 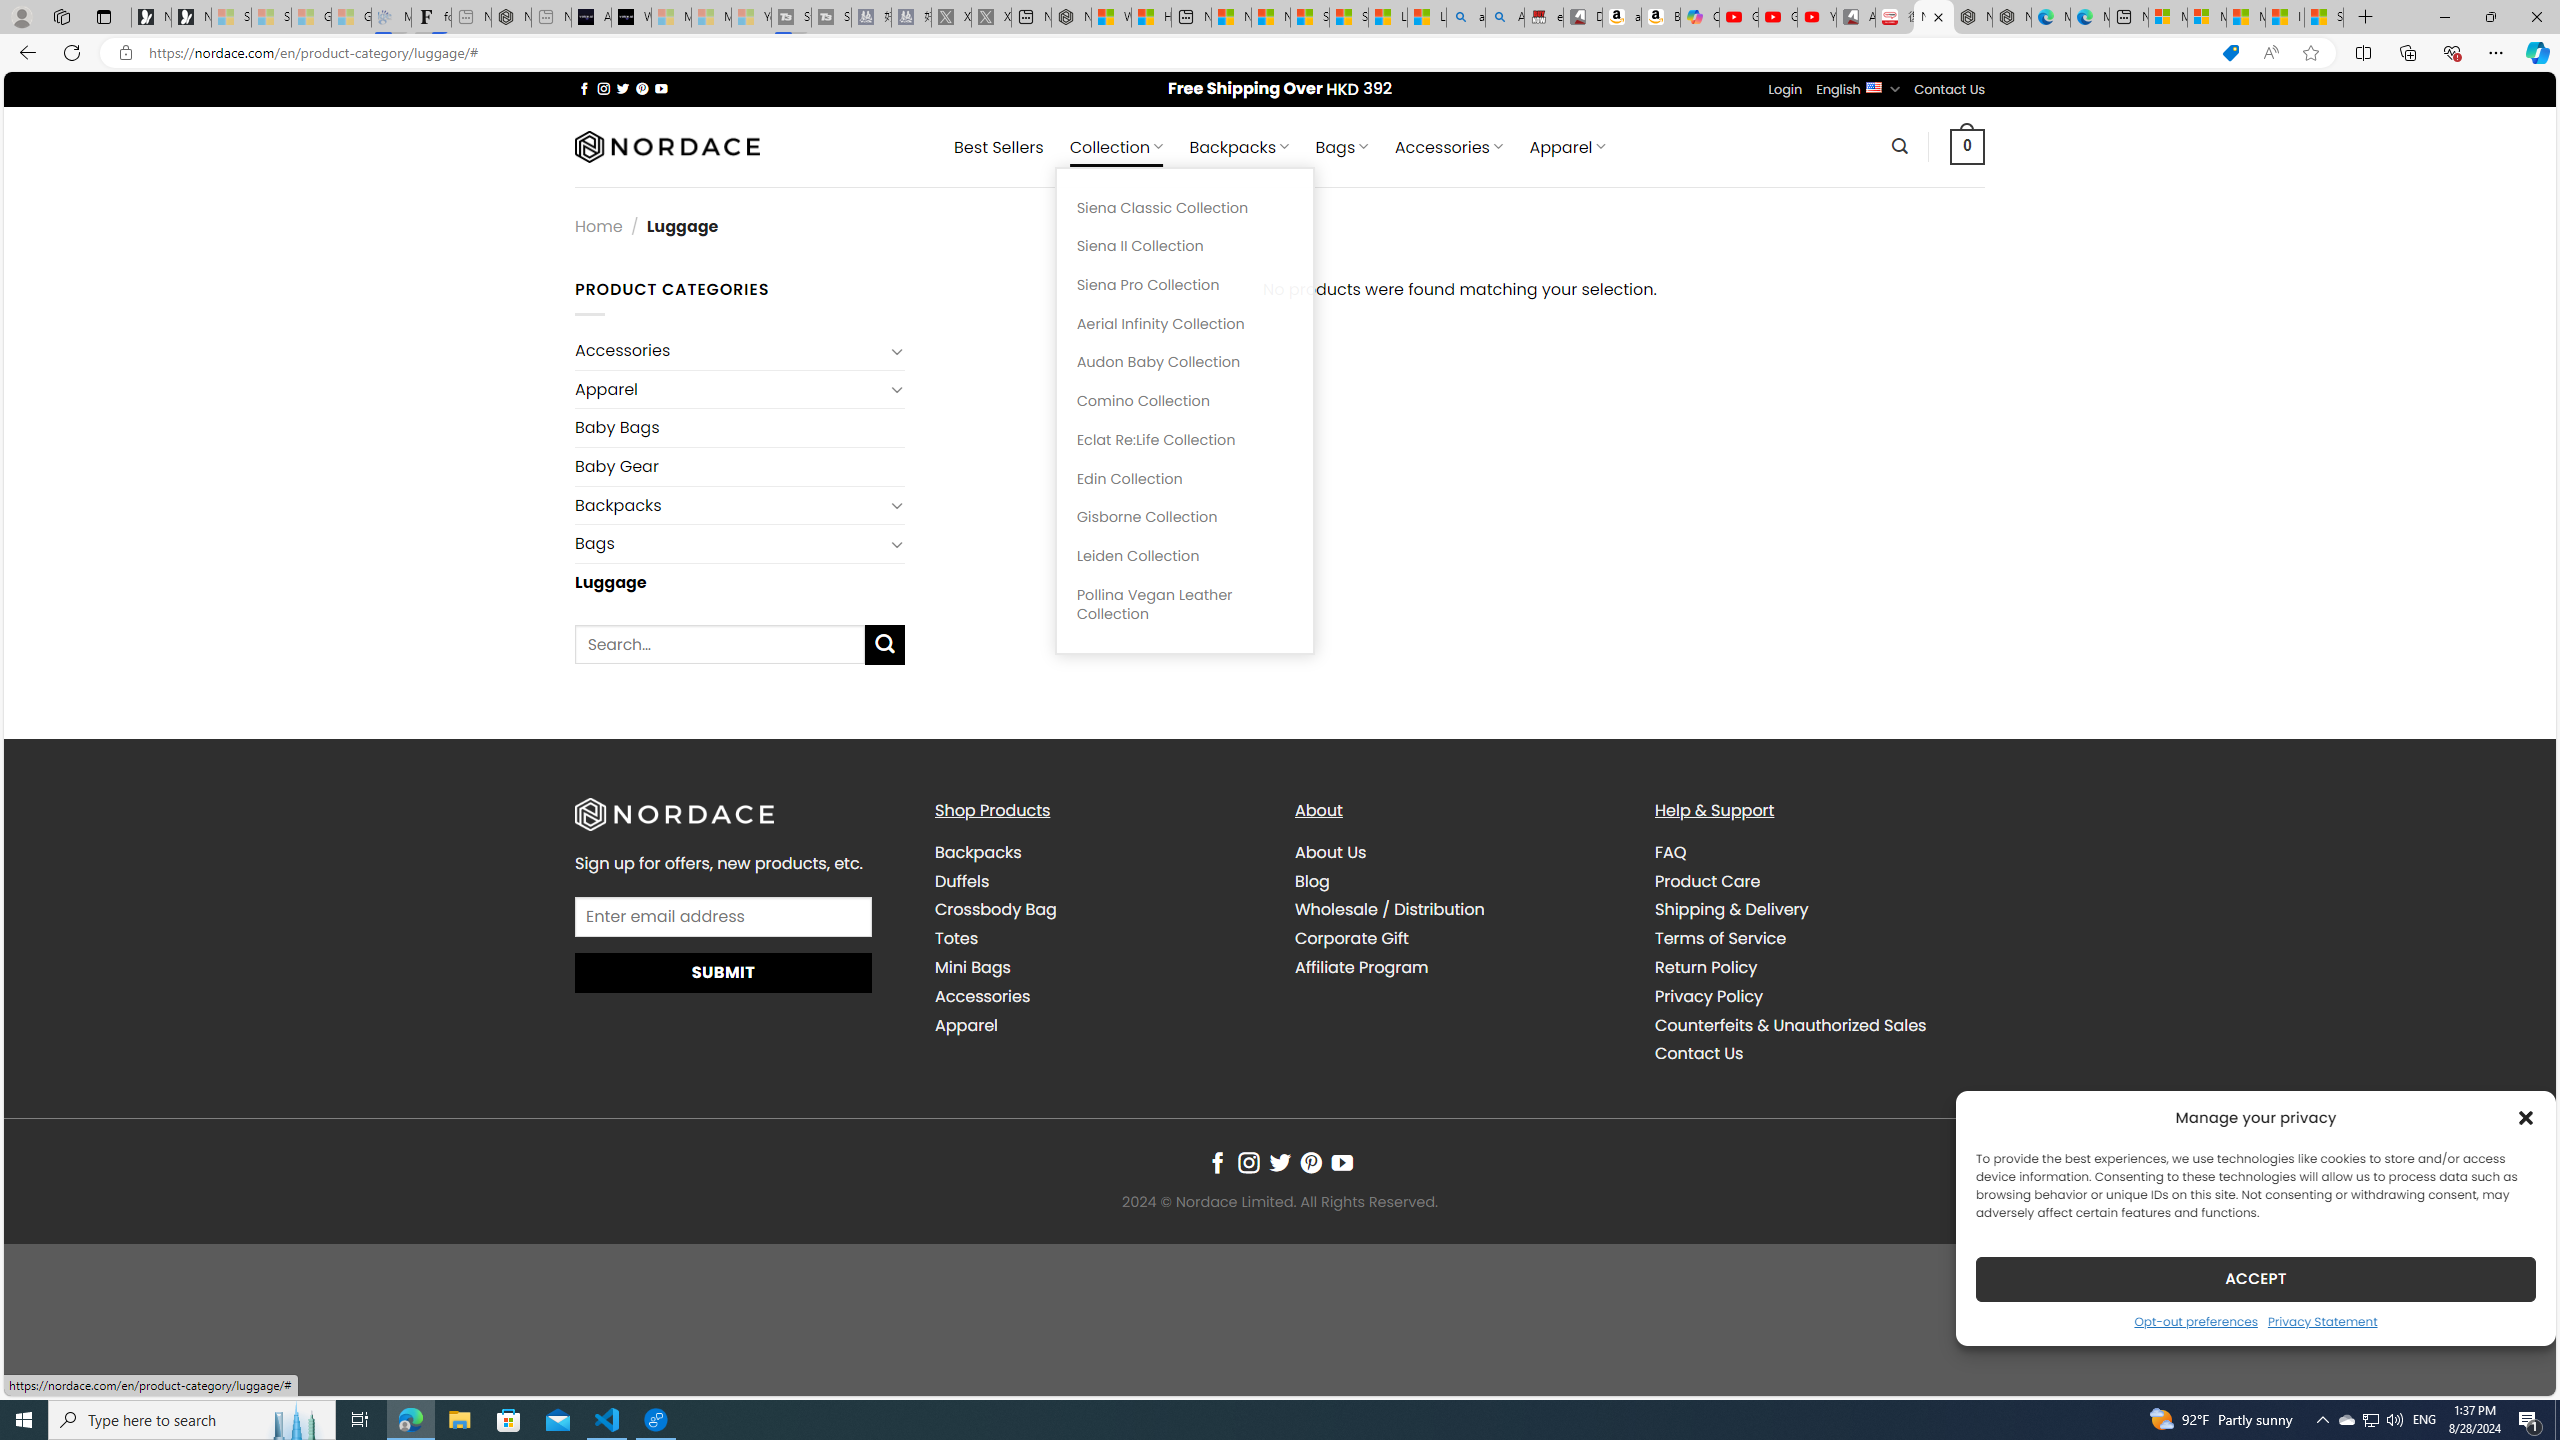 What do you see at coordinates (1183, 517) in the screenshot?
I see `'Gisborne Collection'` at bounding box center [1183, 517].